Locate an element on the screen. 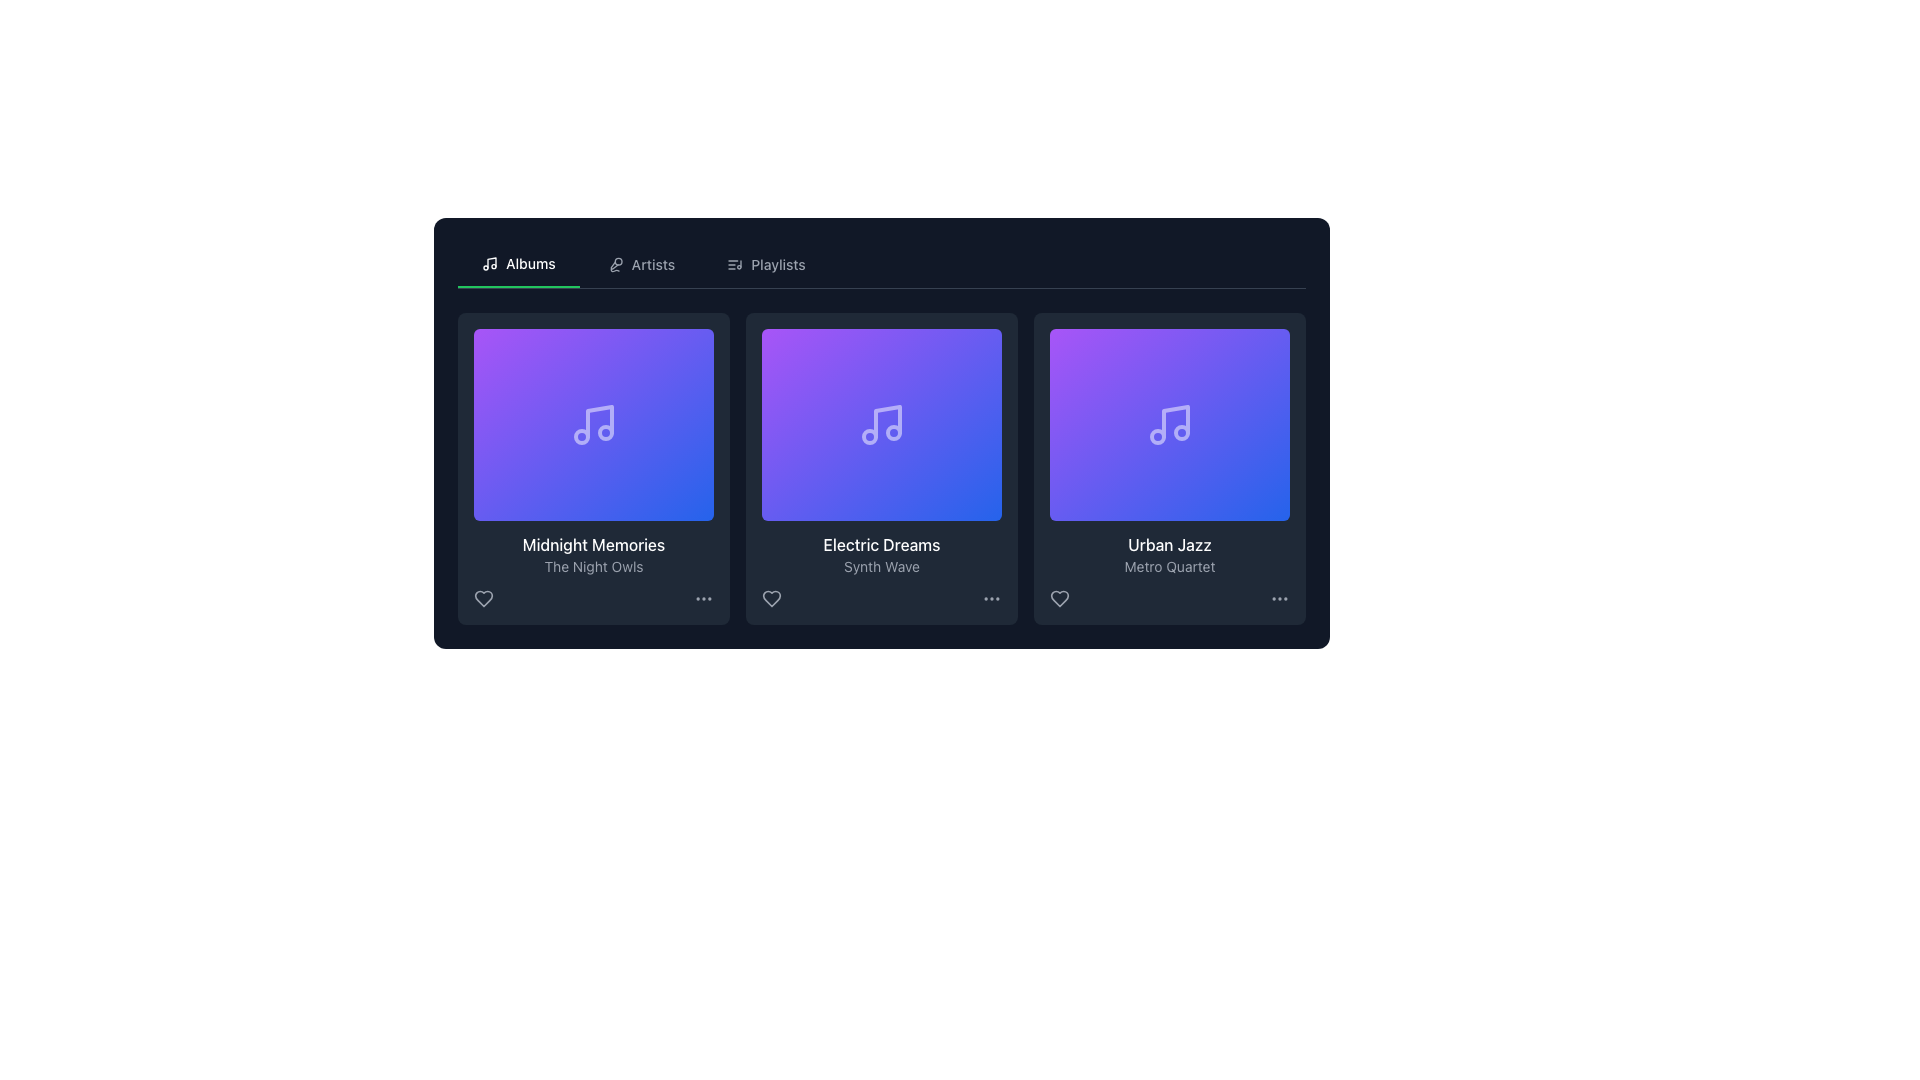  text of the label displaying the title 'Urban Jazz' and subtitle 'Metro Quartet', which is located within the third card from the left in a grid layout, positioned below the card's main icon is located at coordinates (1170, 555).